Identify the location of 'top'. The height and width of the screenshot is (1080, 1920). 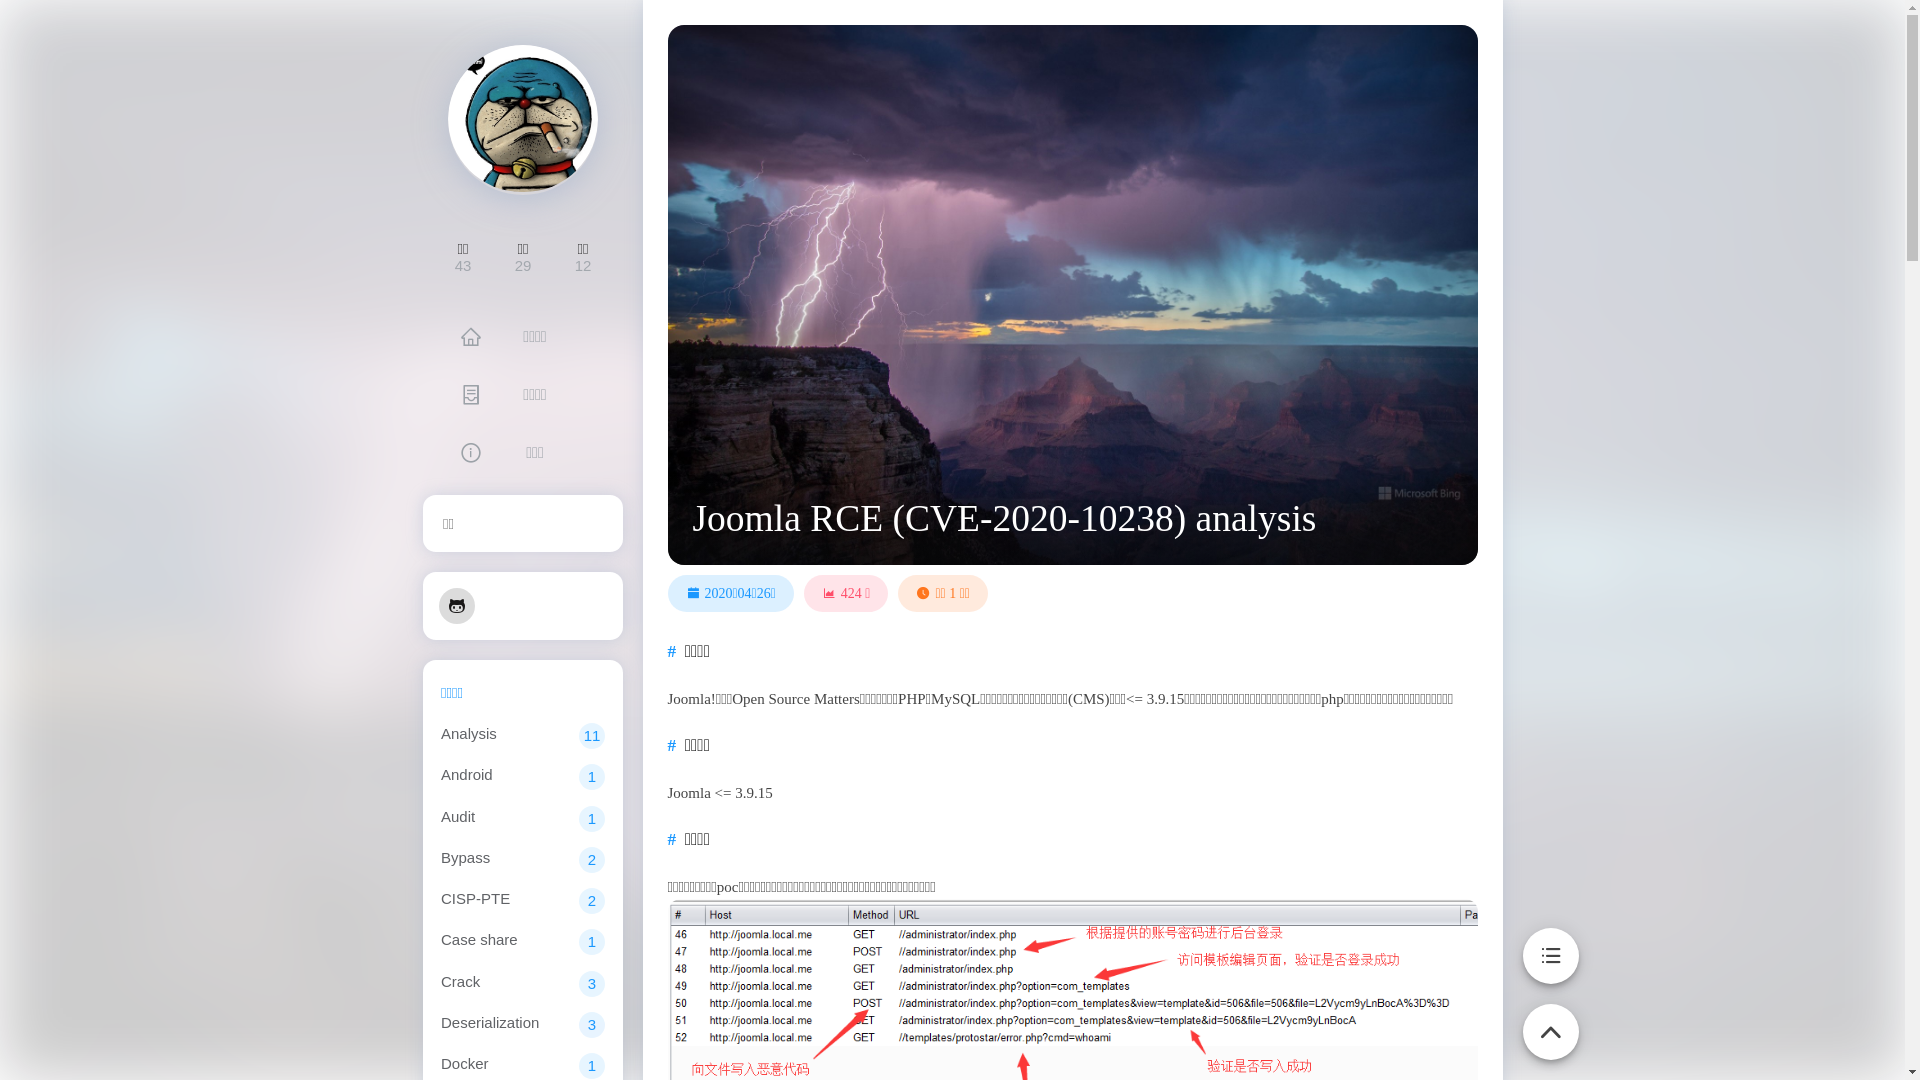
(1549, 1020).